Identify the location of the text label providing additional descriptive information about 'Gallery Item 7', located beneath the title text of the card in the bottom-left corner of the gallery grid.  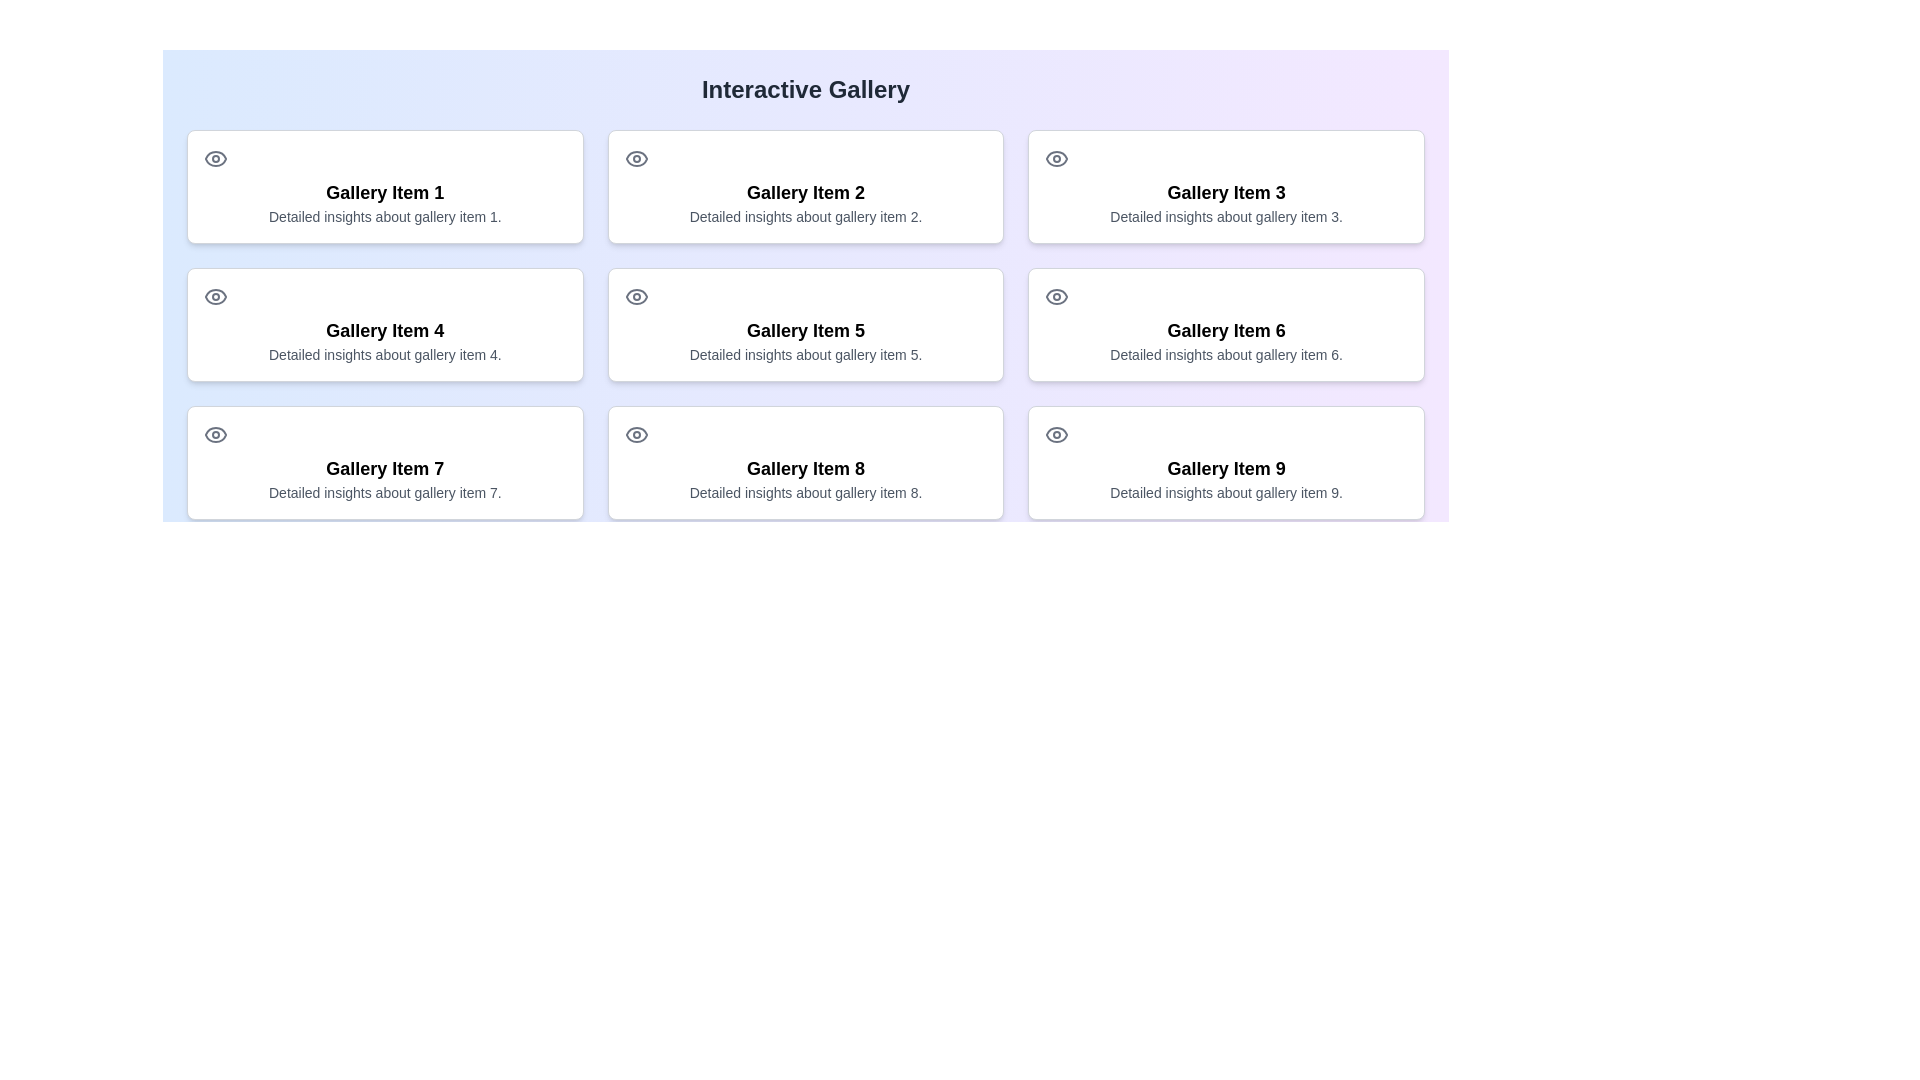
(385, 493).